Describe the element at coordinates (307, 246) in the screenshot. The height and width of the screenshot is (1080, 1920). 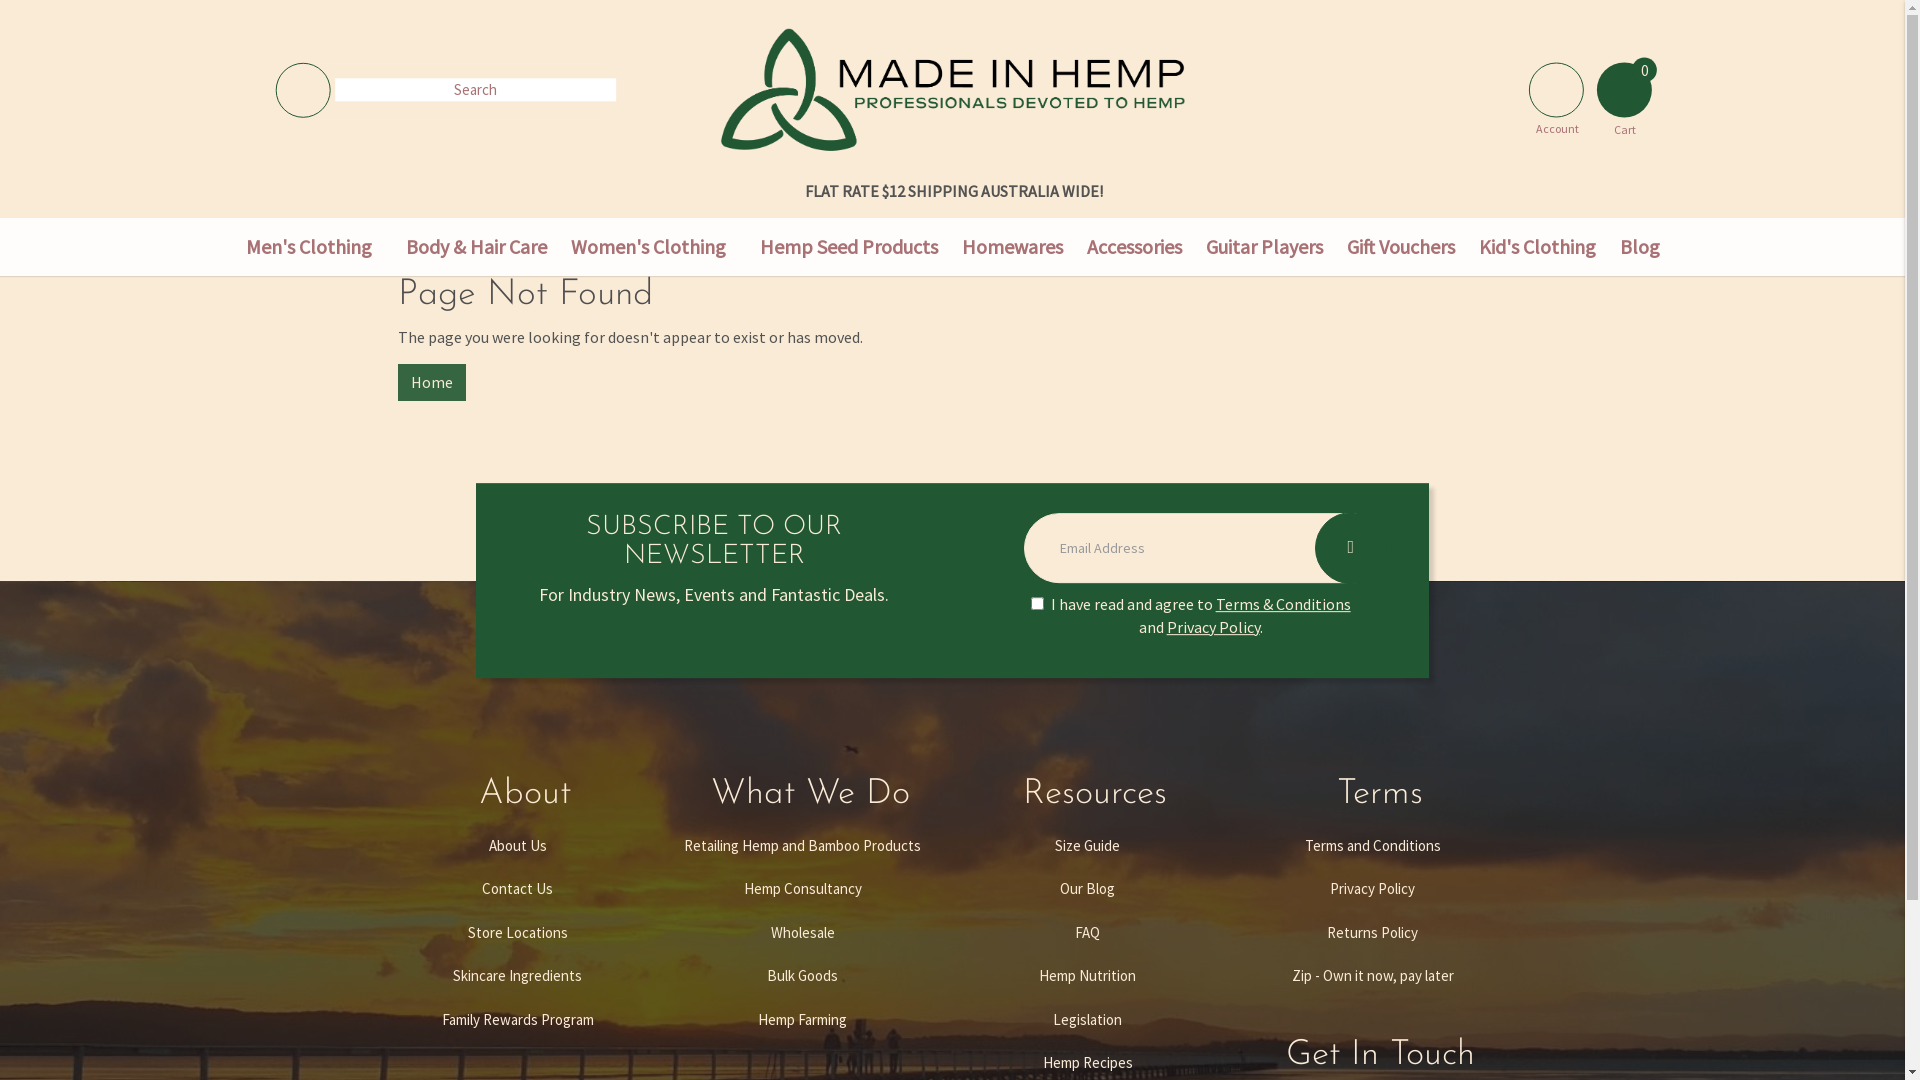
I see `'Men's Clothing'` at that location.